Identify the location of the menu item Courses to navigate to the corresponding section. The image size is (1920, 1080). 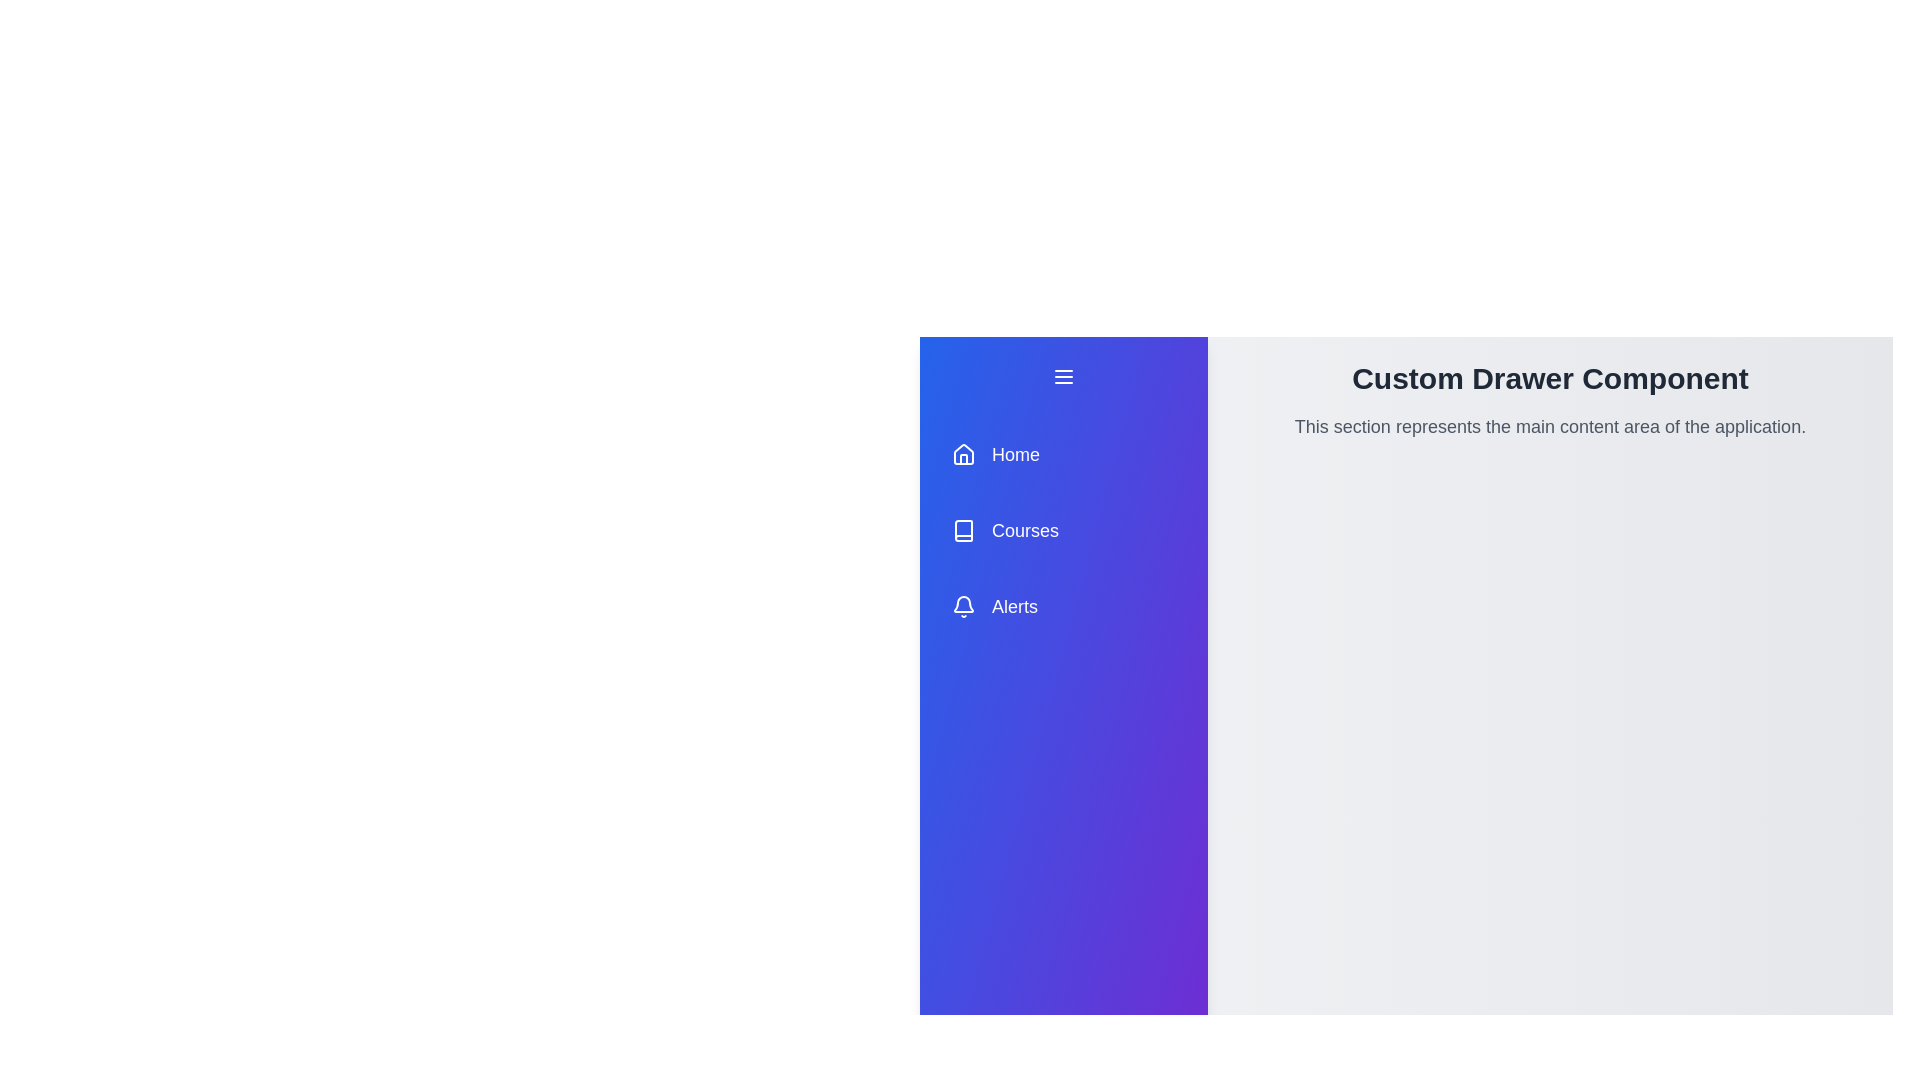
(1063, 530).